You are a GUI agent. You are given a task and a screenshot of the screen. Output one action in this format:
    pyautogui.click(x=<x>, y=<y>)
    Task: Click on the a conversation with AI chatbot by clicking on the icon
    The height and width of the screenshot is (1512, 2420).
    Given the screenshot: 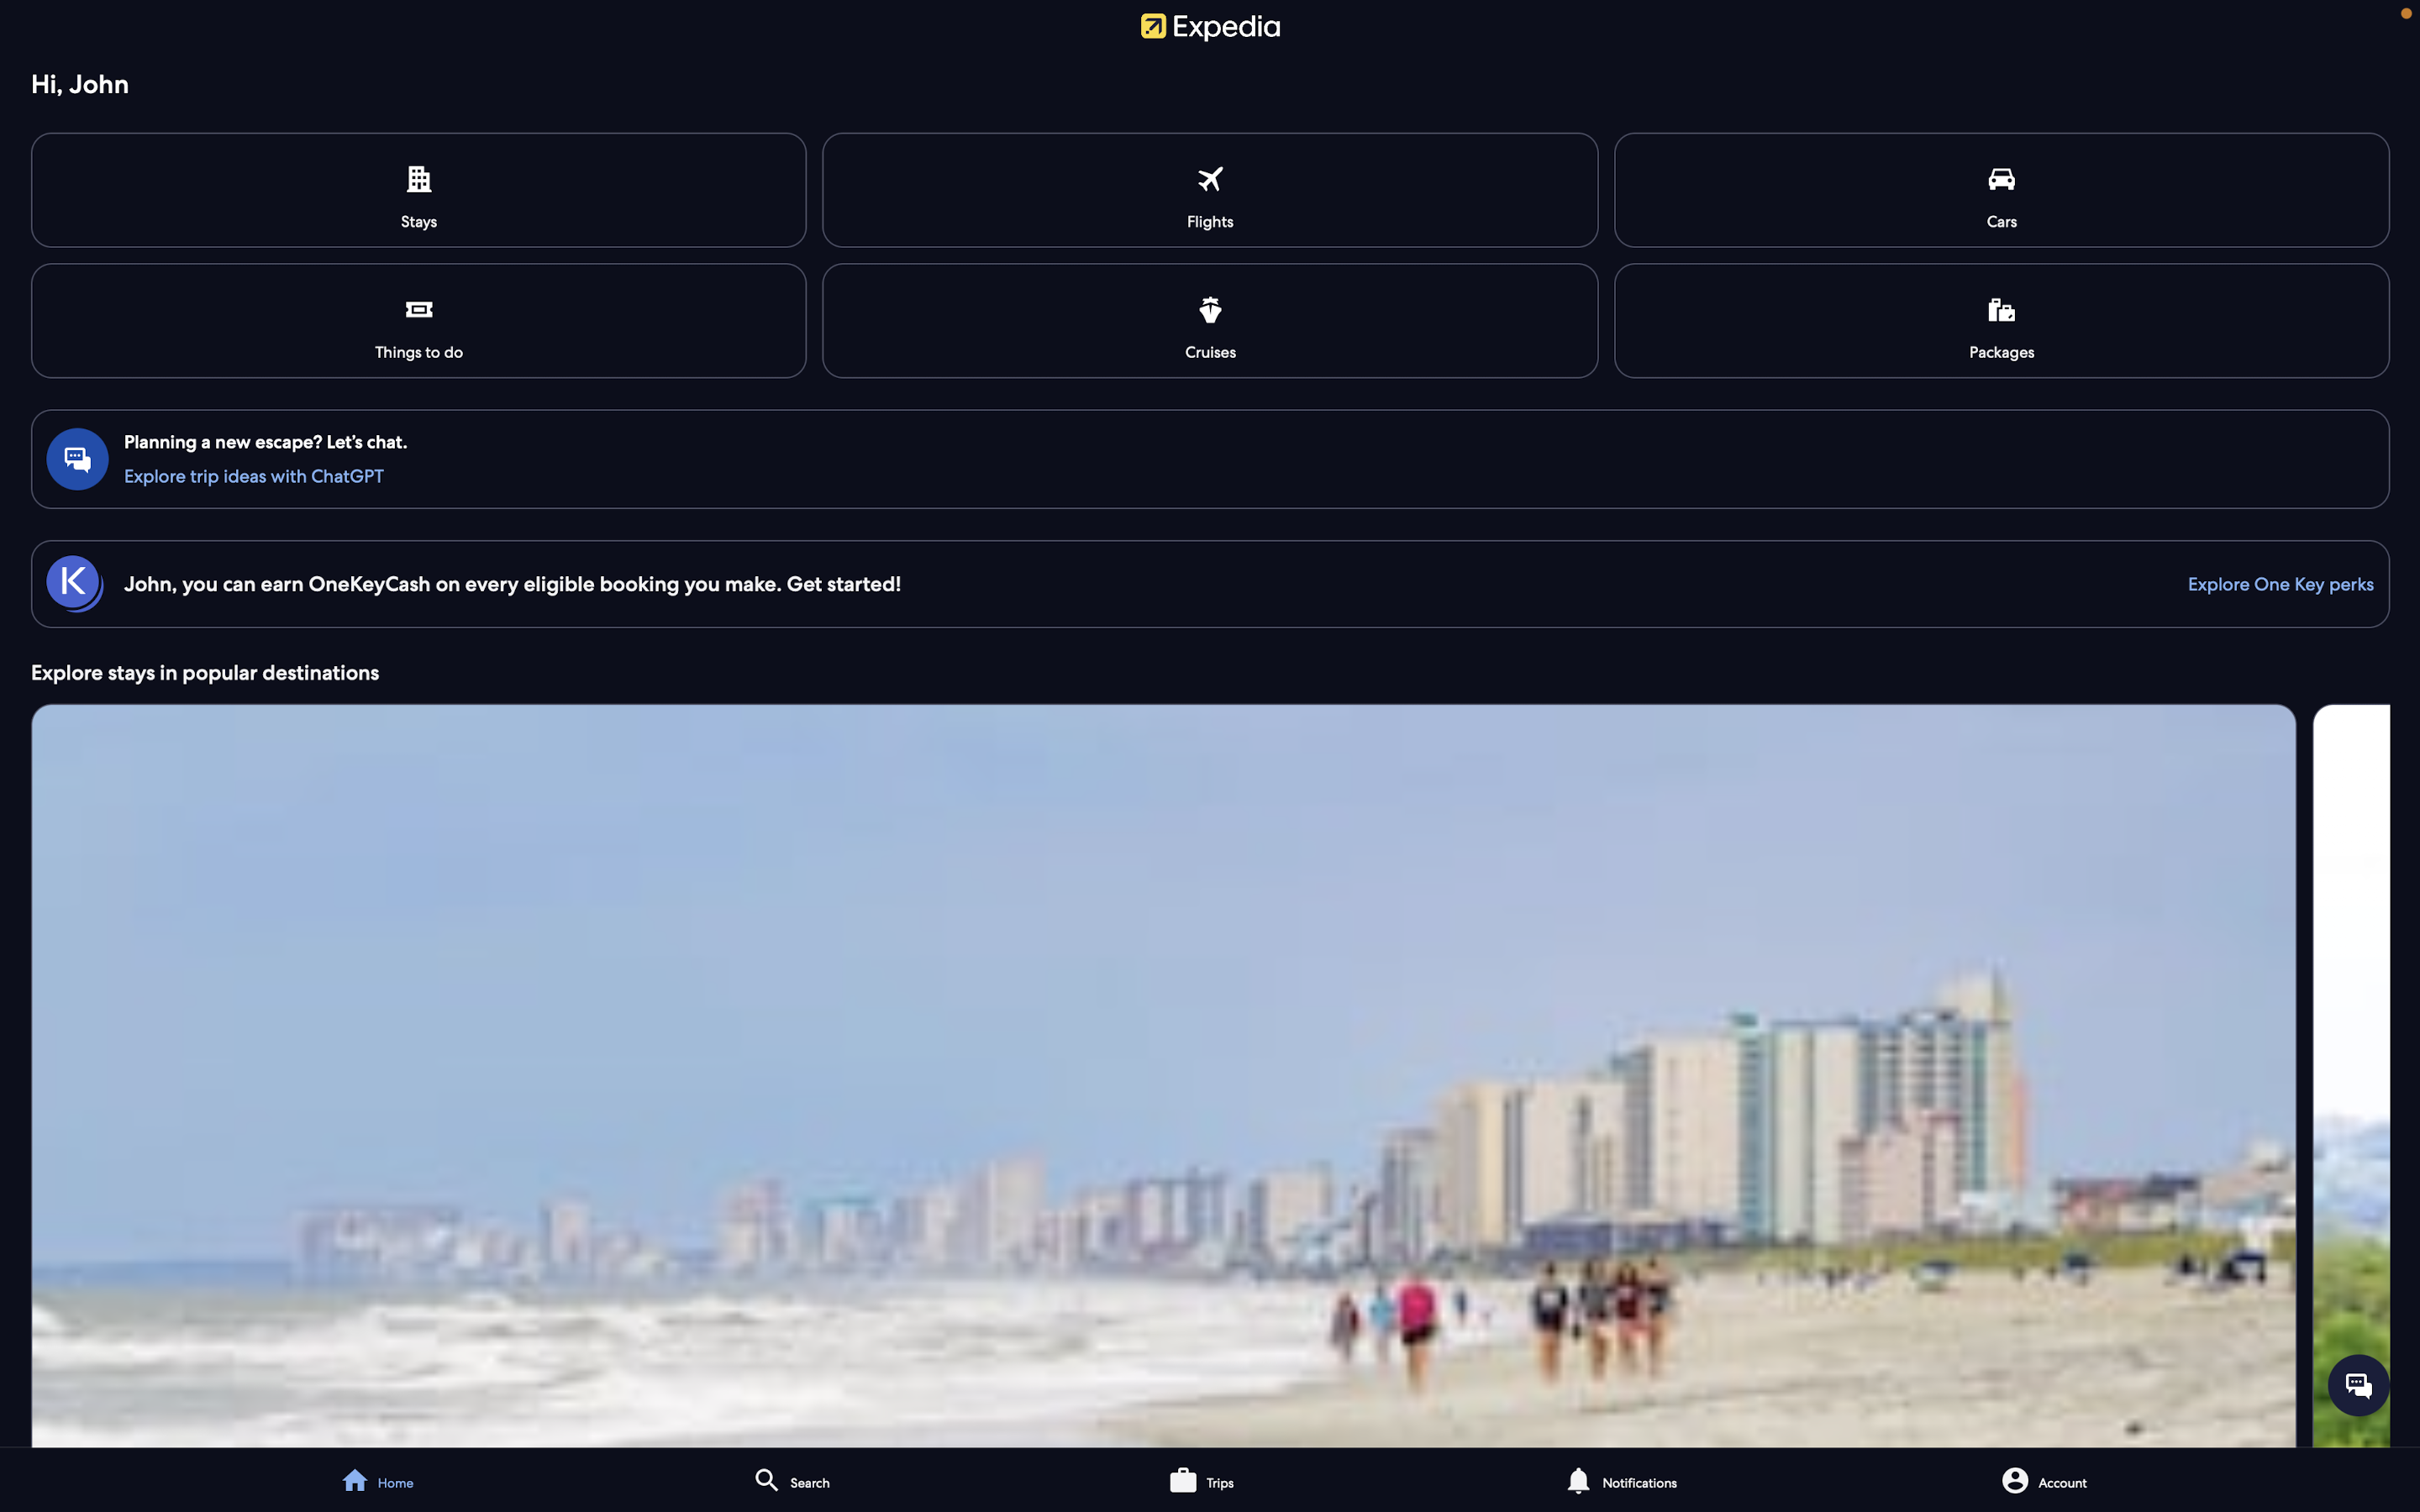 What is the action you would take?
    pyautogui.click(x=2358, y=1383)
    